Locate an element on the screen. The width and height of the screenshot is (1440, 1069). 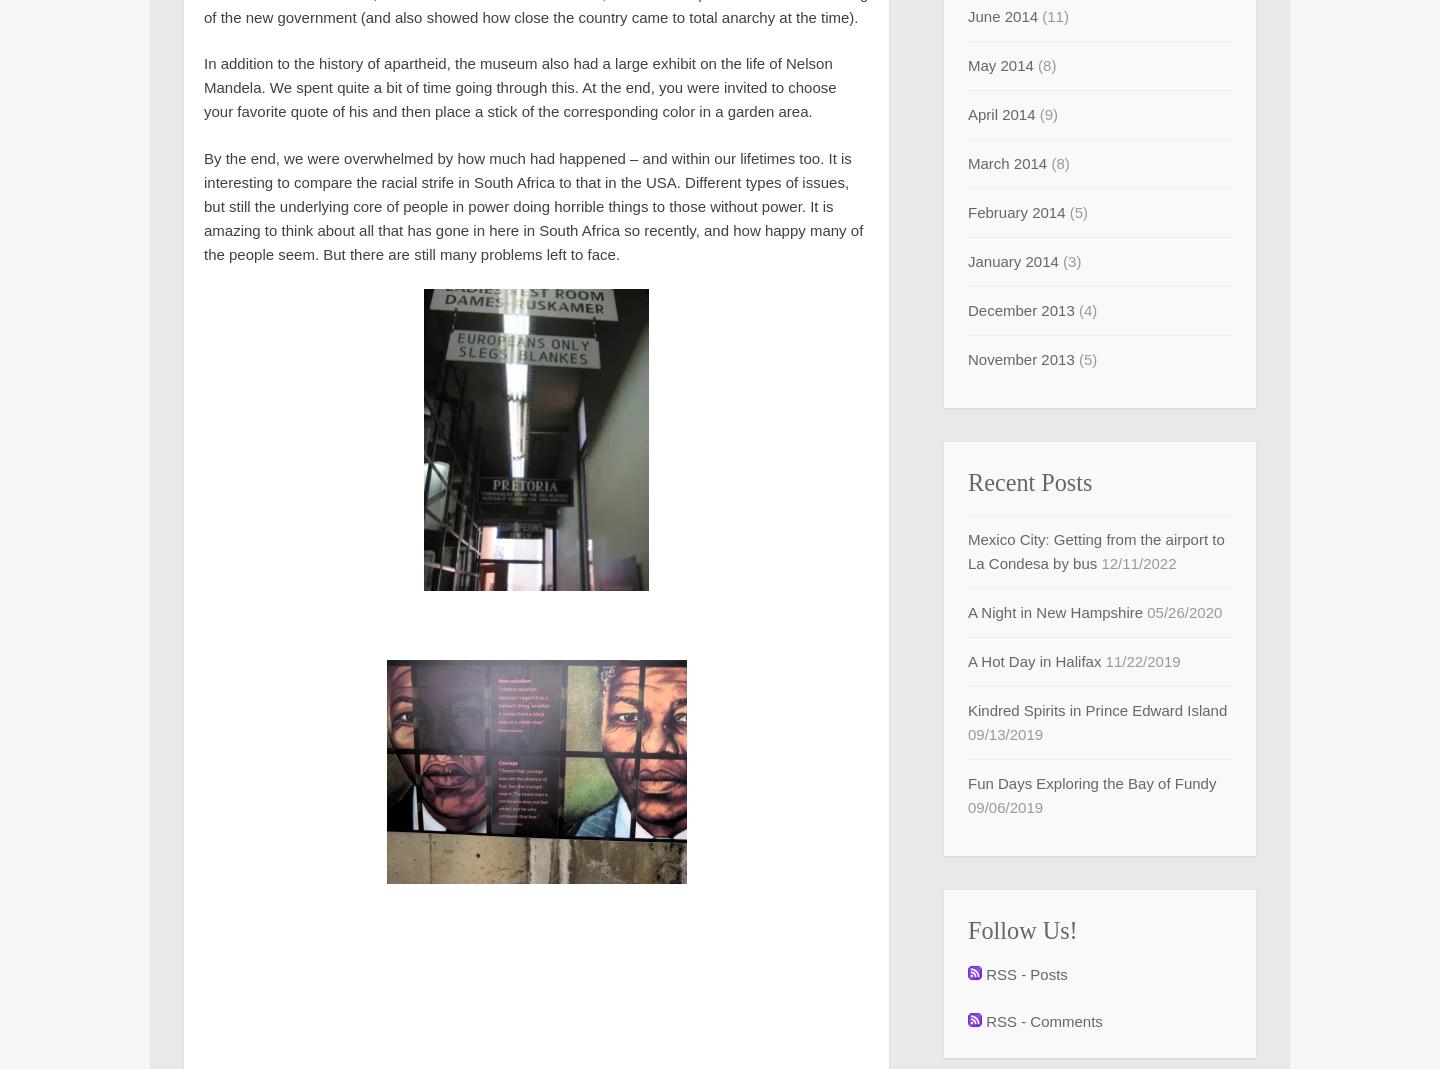
'RSS - Posts' is located at coordinates (984, 974).